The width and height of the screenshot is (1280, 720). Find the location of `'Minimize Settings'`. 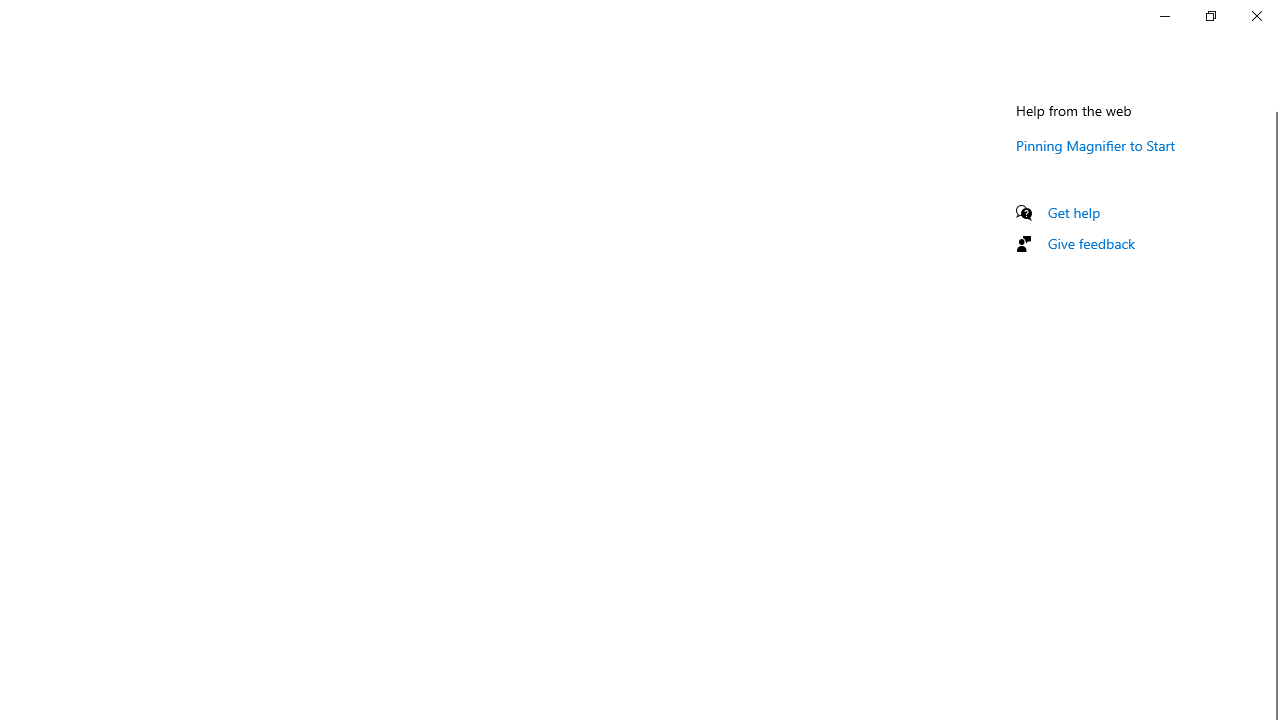

'Minimize Settings' is located at coordinates (1164, 15).